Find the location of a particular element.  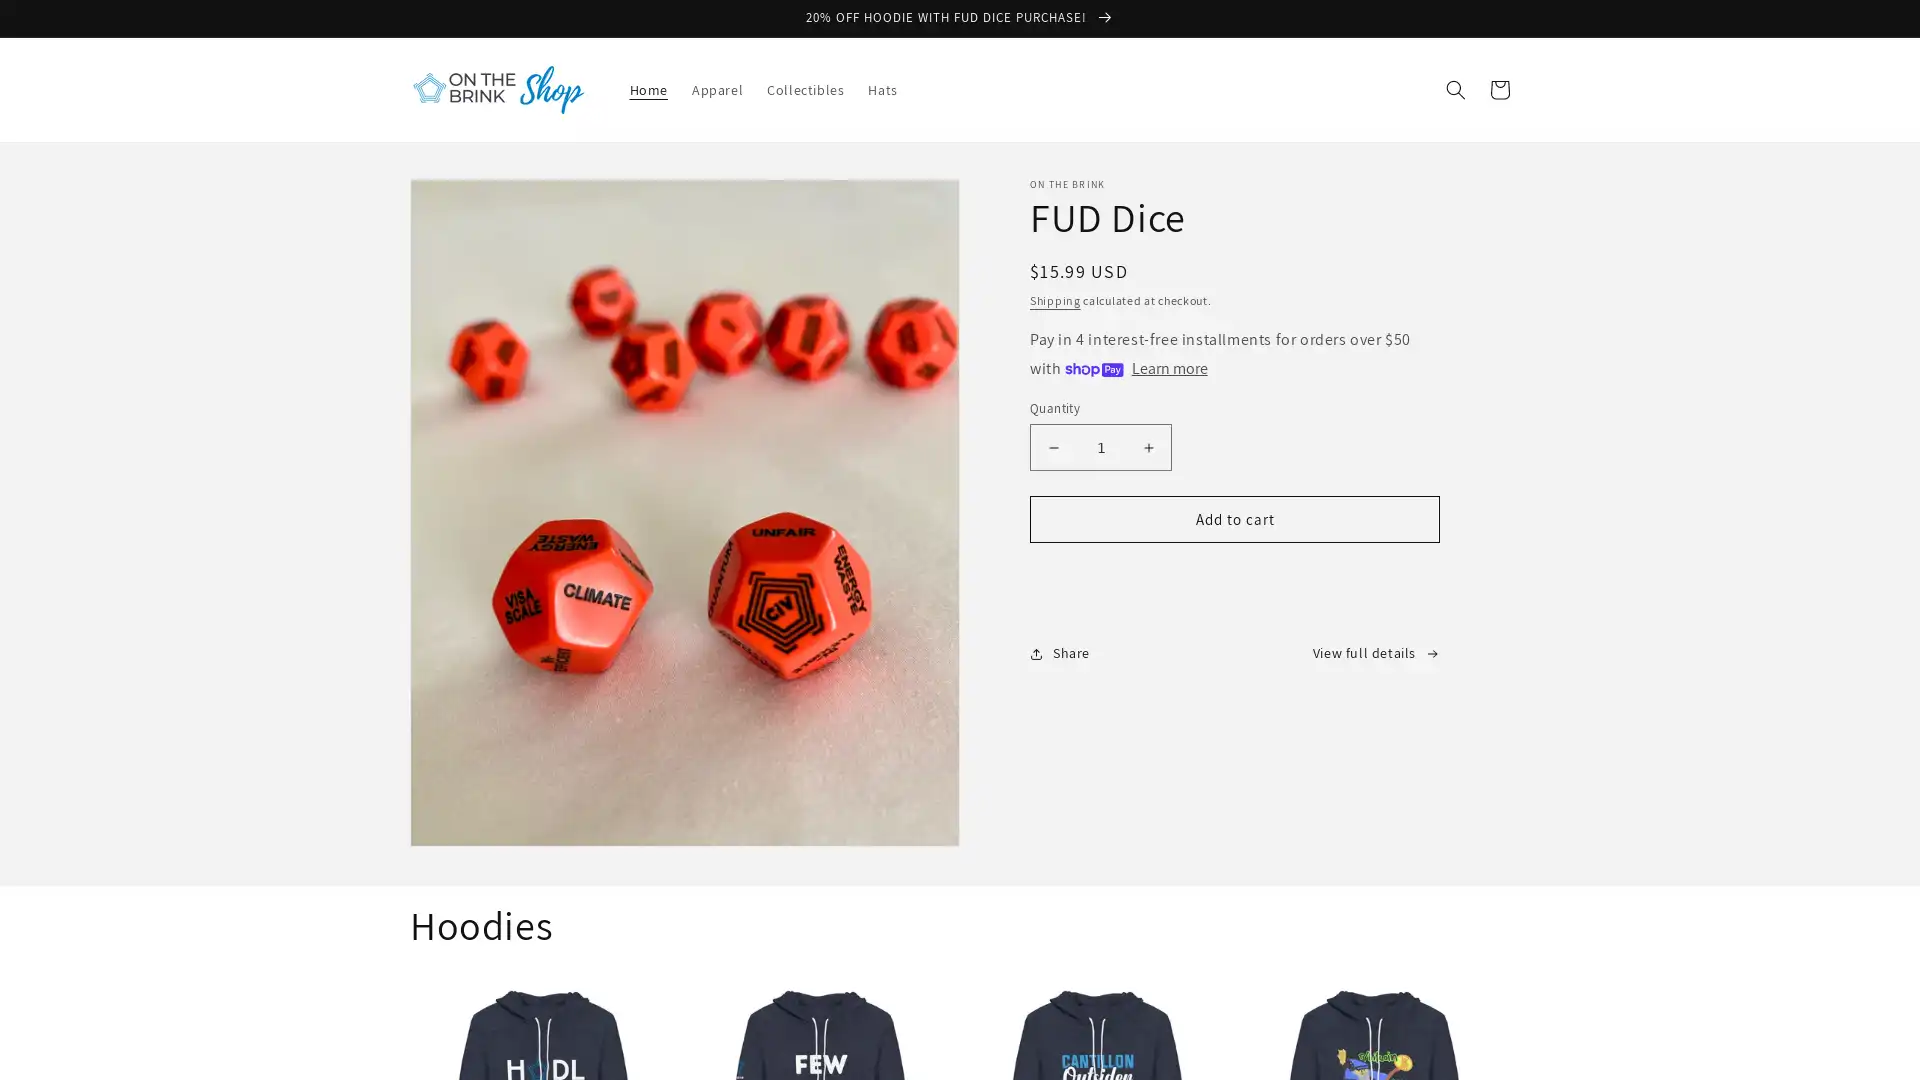

Add to cart is located at coordinates (1233, 518).